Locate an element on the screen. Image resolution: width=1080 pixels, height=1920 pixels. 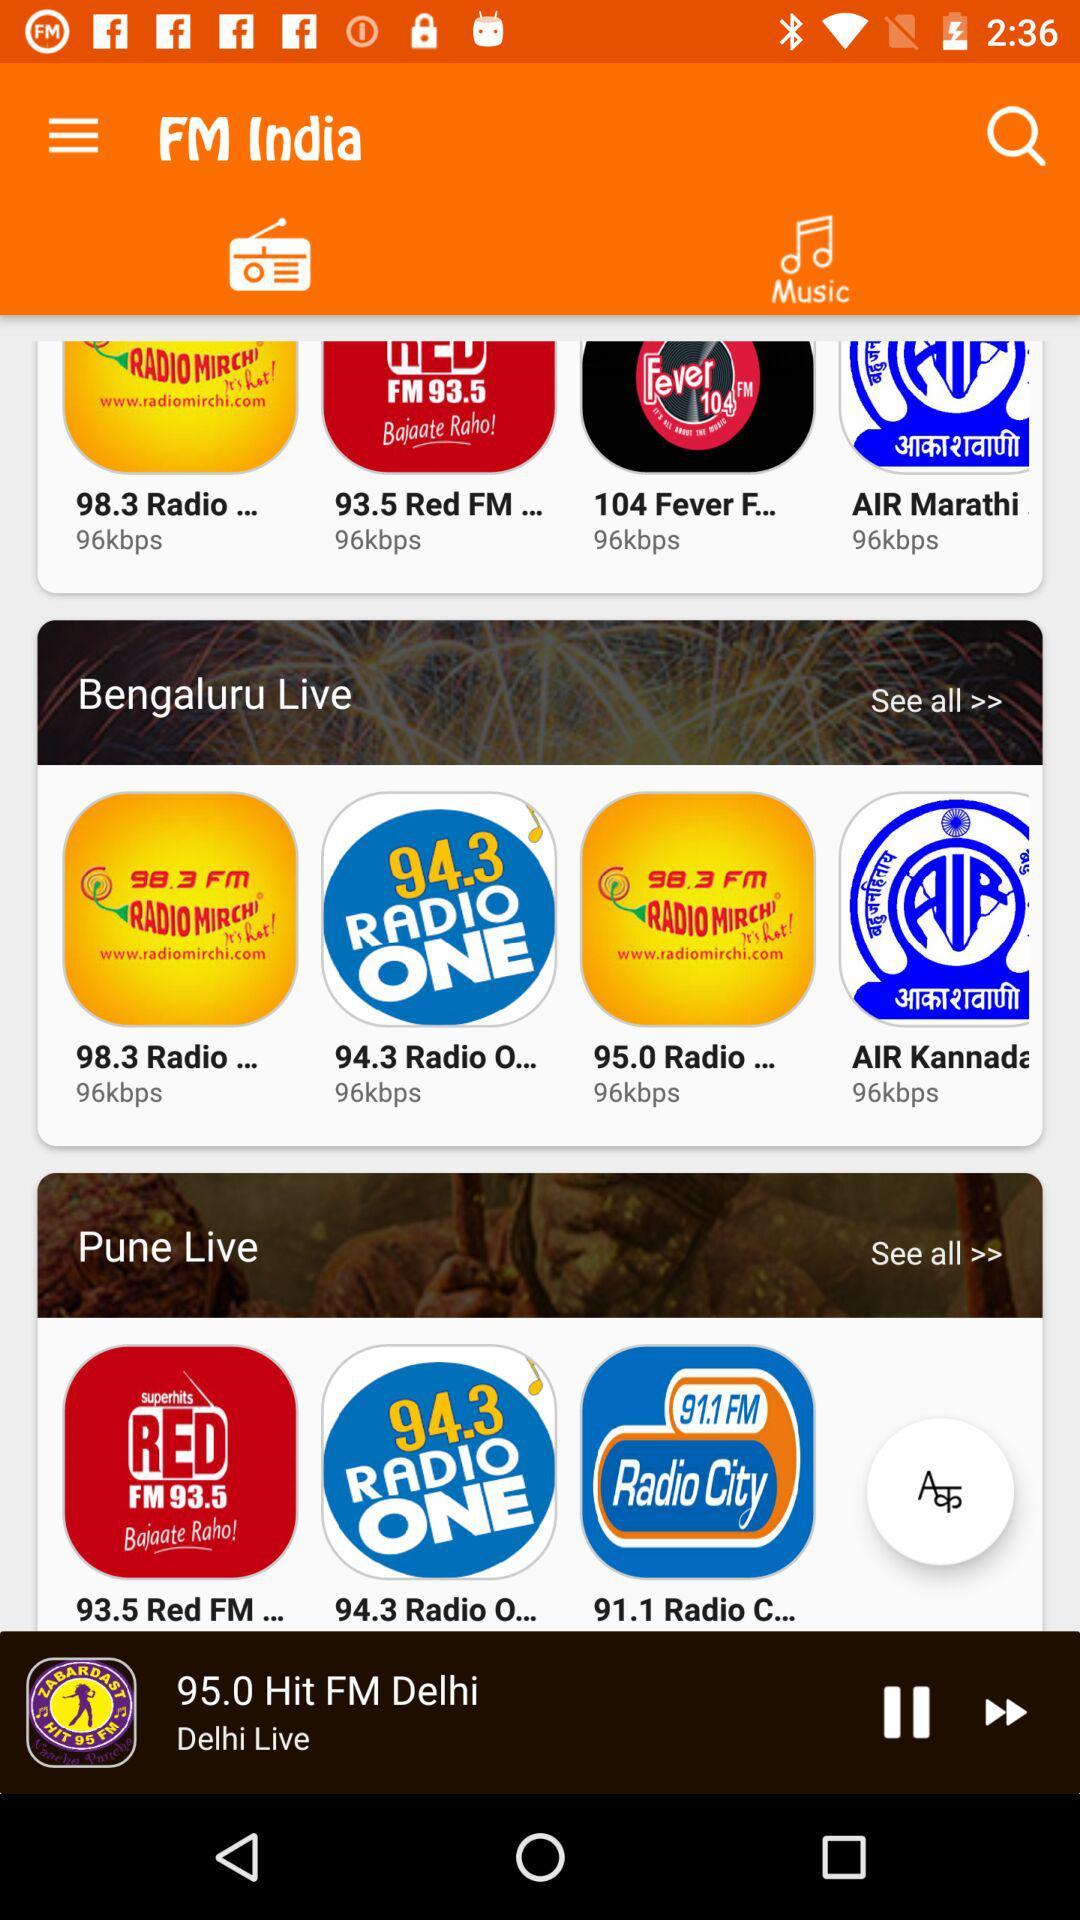
the item to the left of the fm india icon is located at coordinates (72, 130).